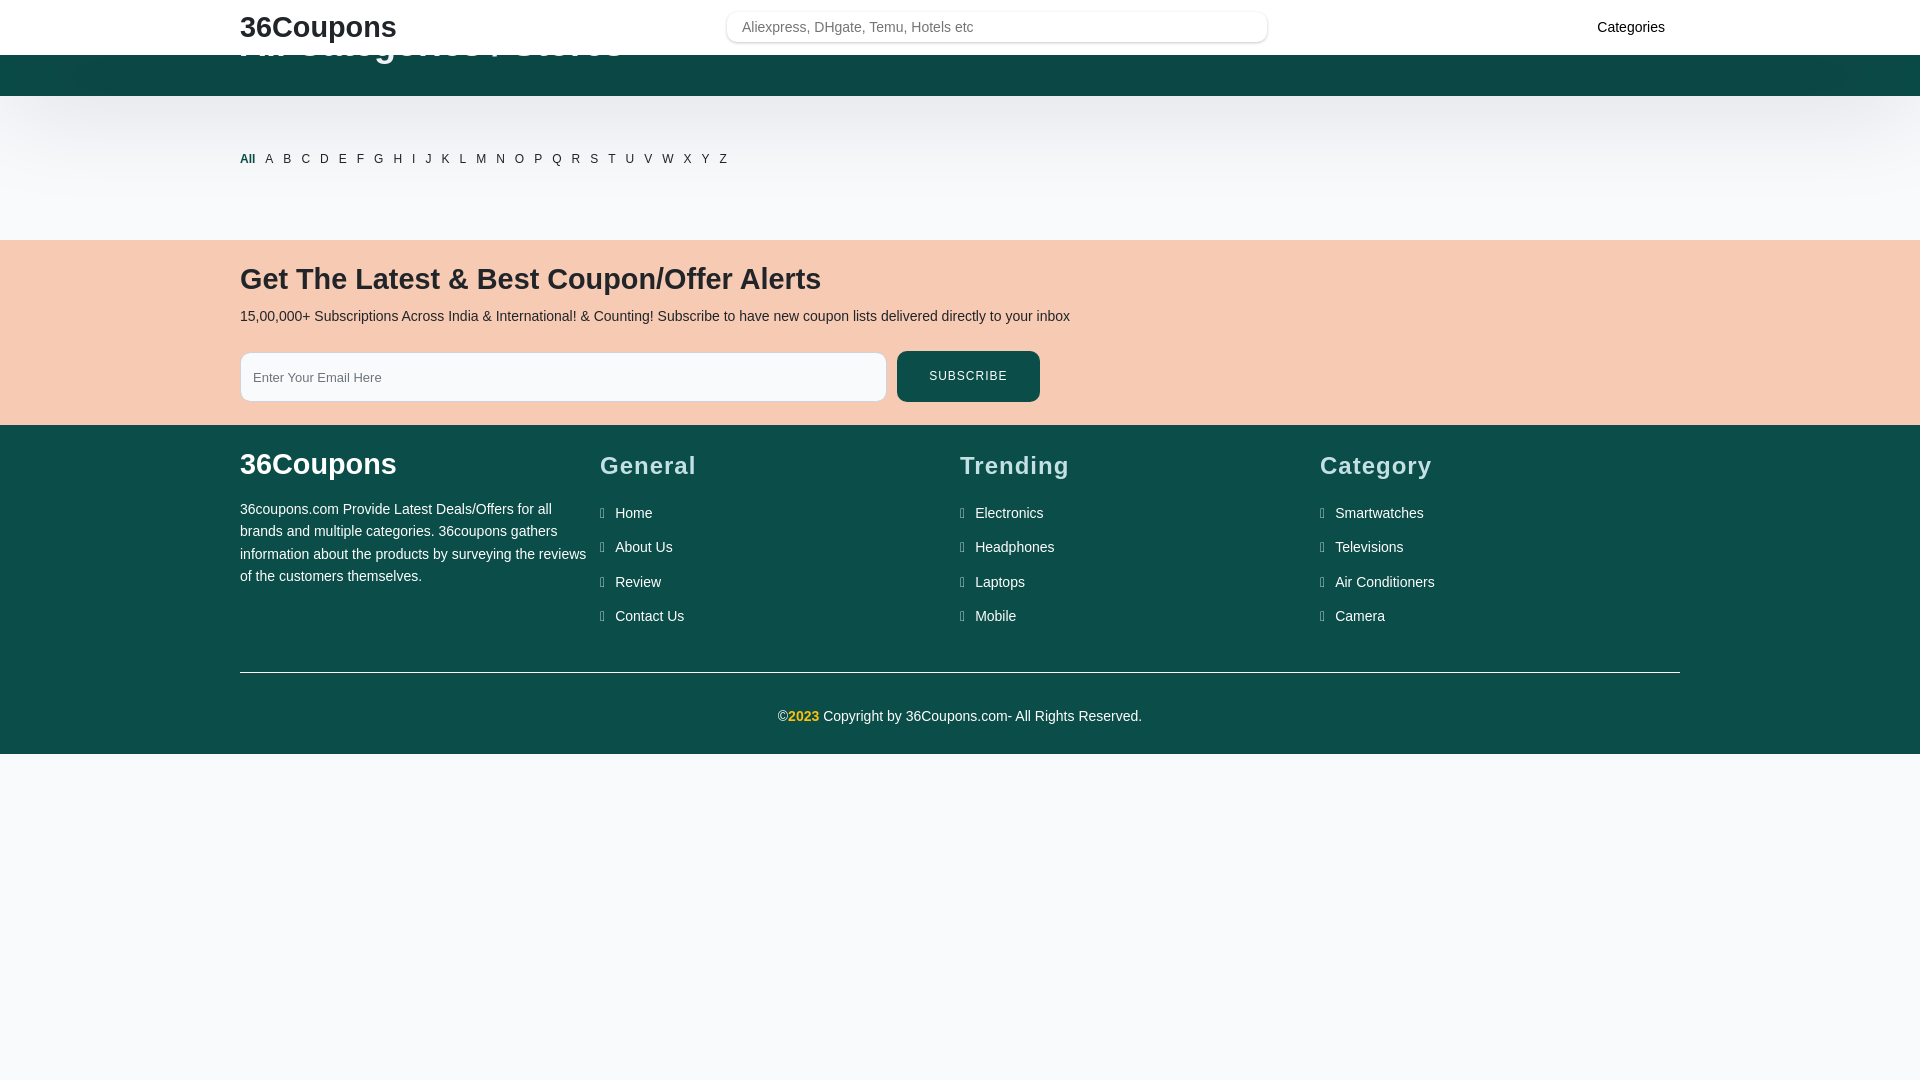 The image size is (1920, 1080). I want to click on 'Smartwatches', so click(1378, 512).